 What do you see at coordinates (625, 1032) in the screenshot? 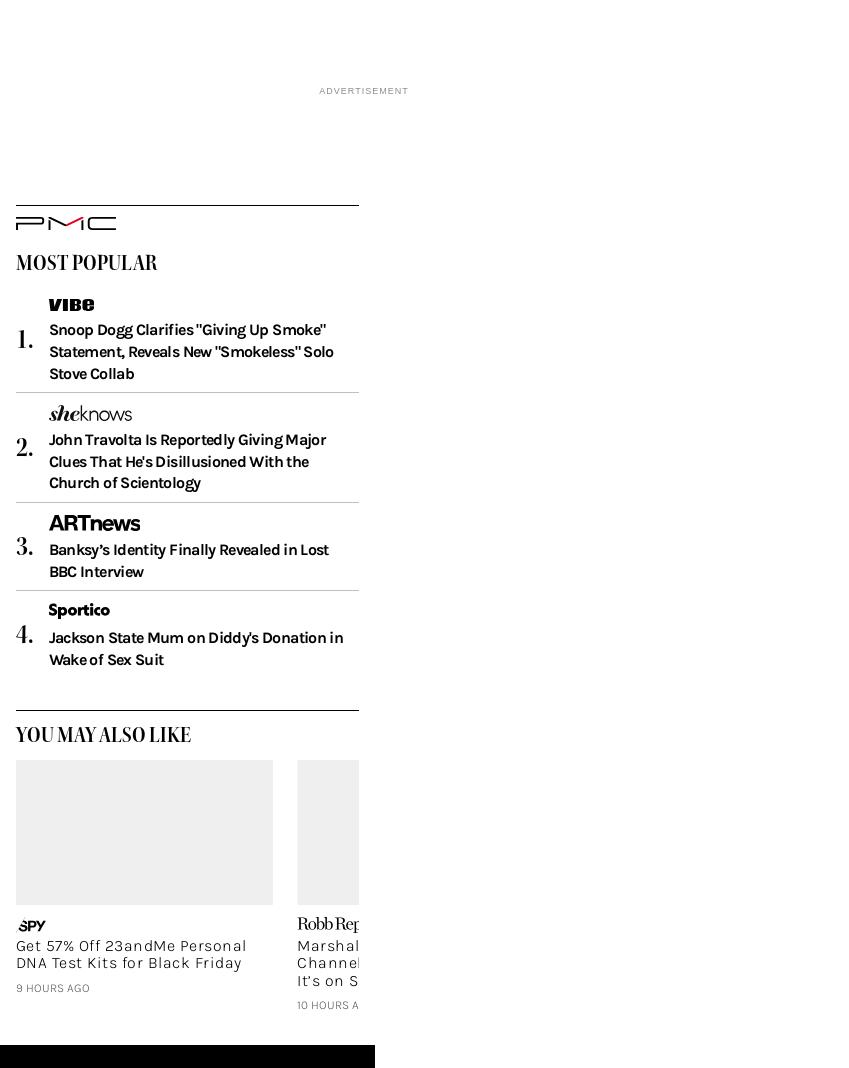
I see `'20 seconds ago'` at bounding box center [625, 1032].